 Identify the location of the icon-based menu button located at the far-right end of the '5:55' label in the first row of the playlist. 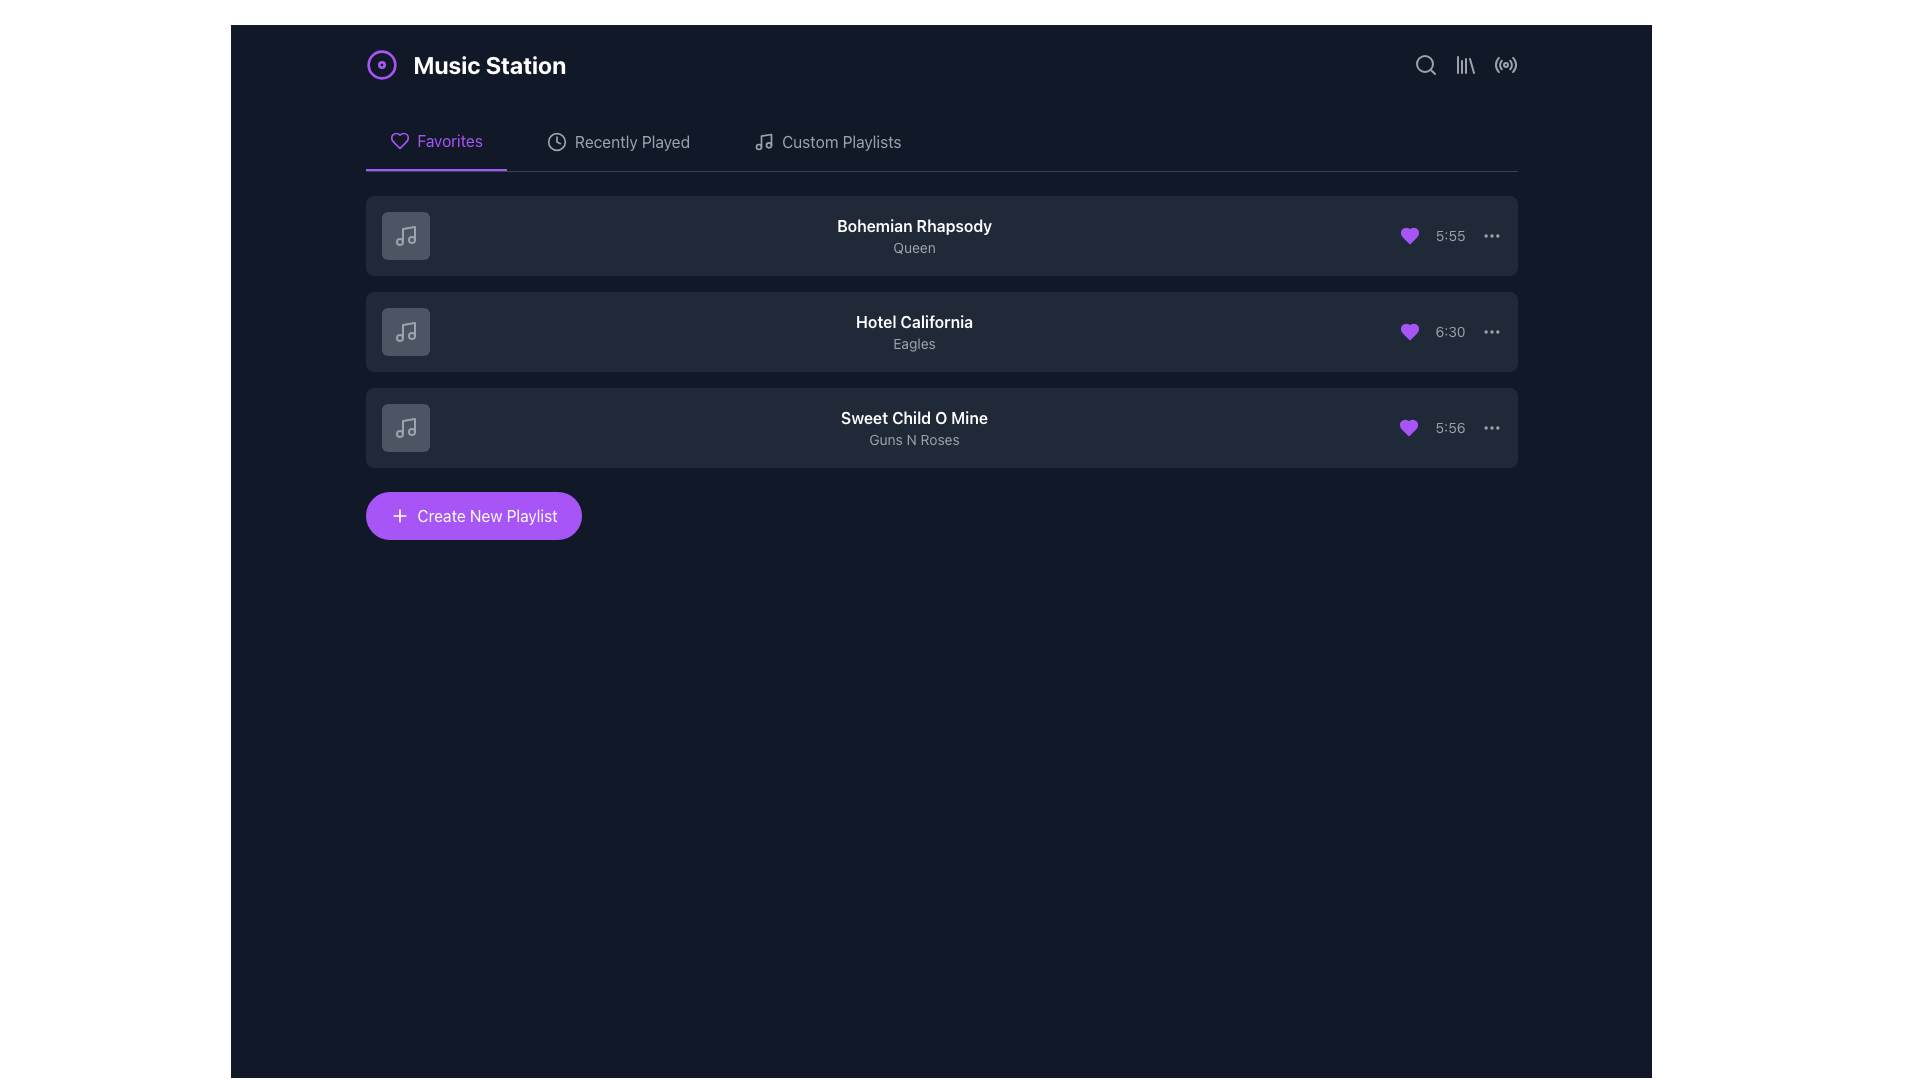
(1491, 234).